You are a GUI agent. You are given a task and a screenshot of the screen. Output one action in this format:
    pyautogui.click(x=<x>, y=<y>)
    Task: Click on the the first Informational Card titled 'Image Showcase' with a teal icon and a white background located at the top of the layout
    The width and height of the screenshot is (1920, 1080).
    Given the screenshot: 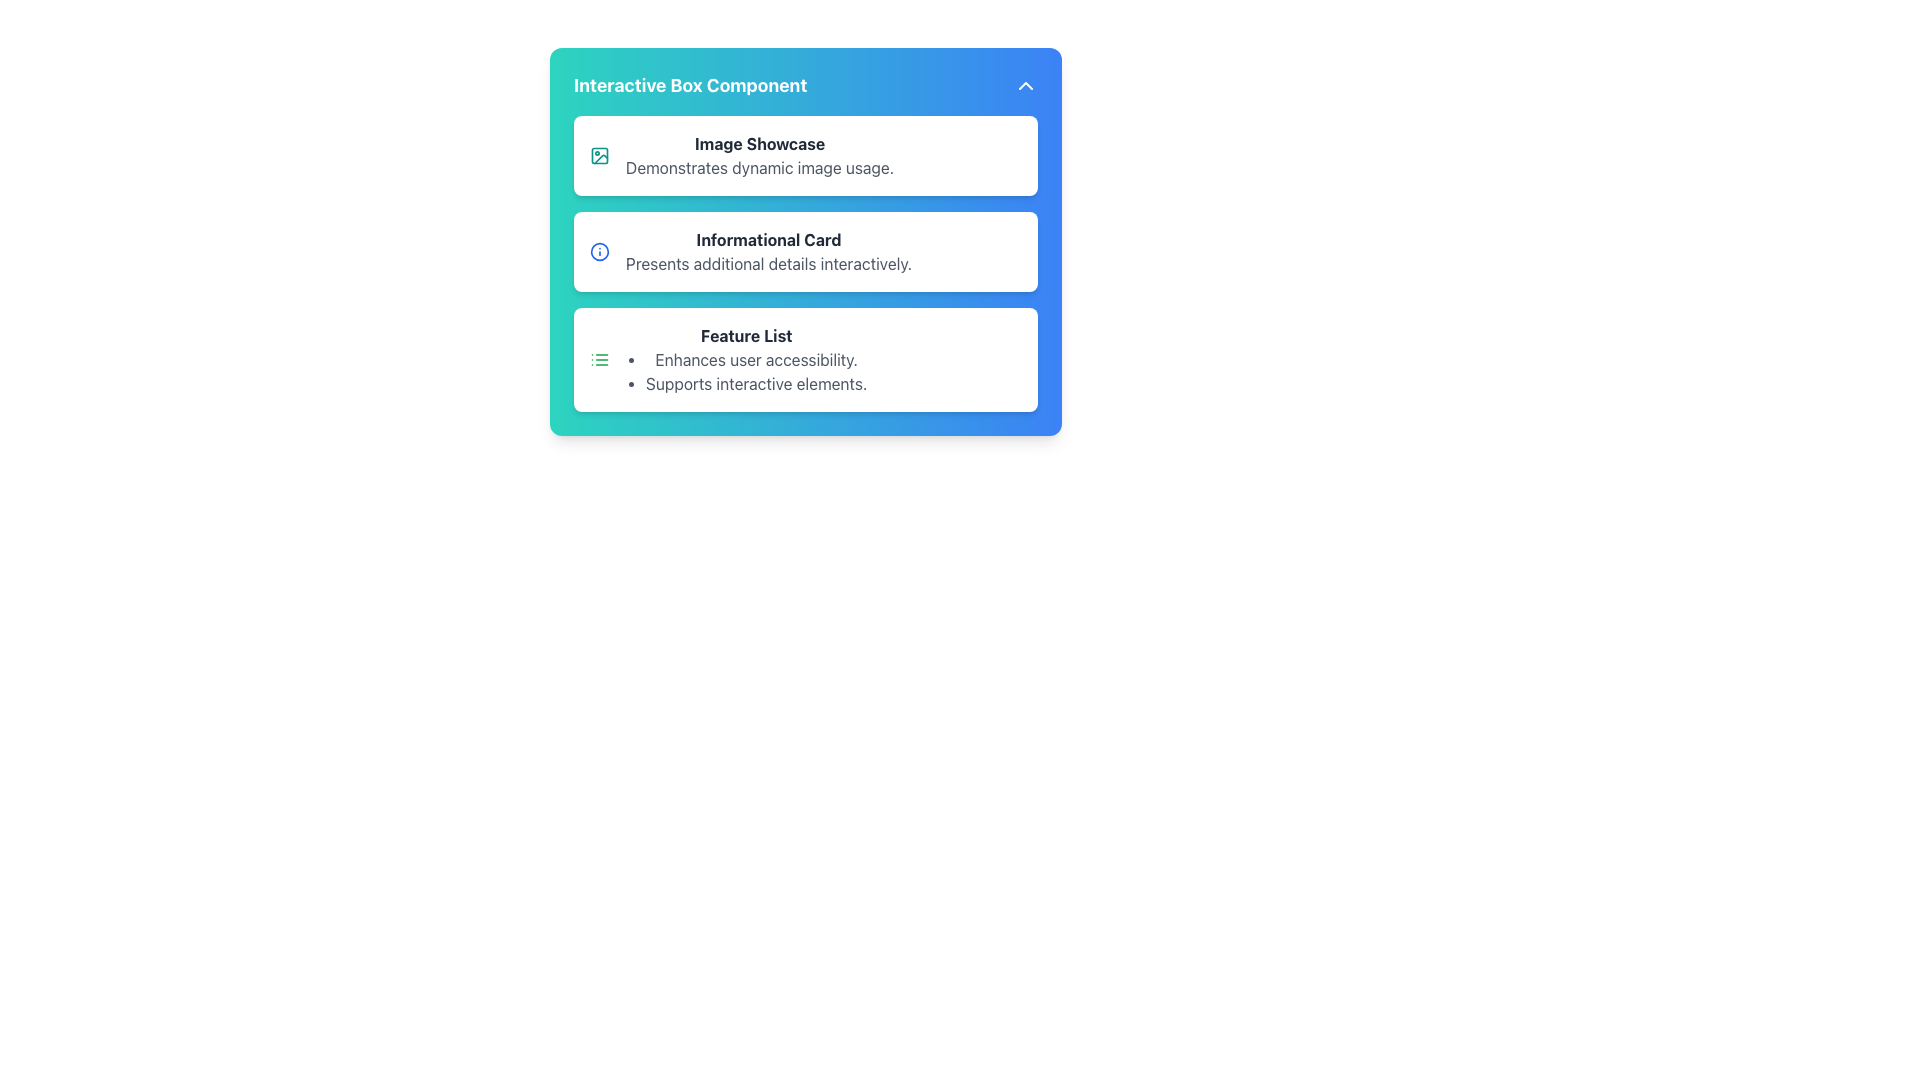 What is the action you would take?
    pyautogui.click(x=806, y=154)
    